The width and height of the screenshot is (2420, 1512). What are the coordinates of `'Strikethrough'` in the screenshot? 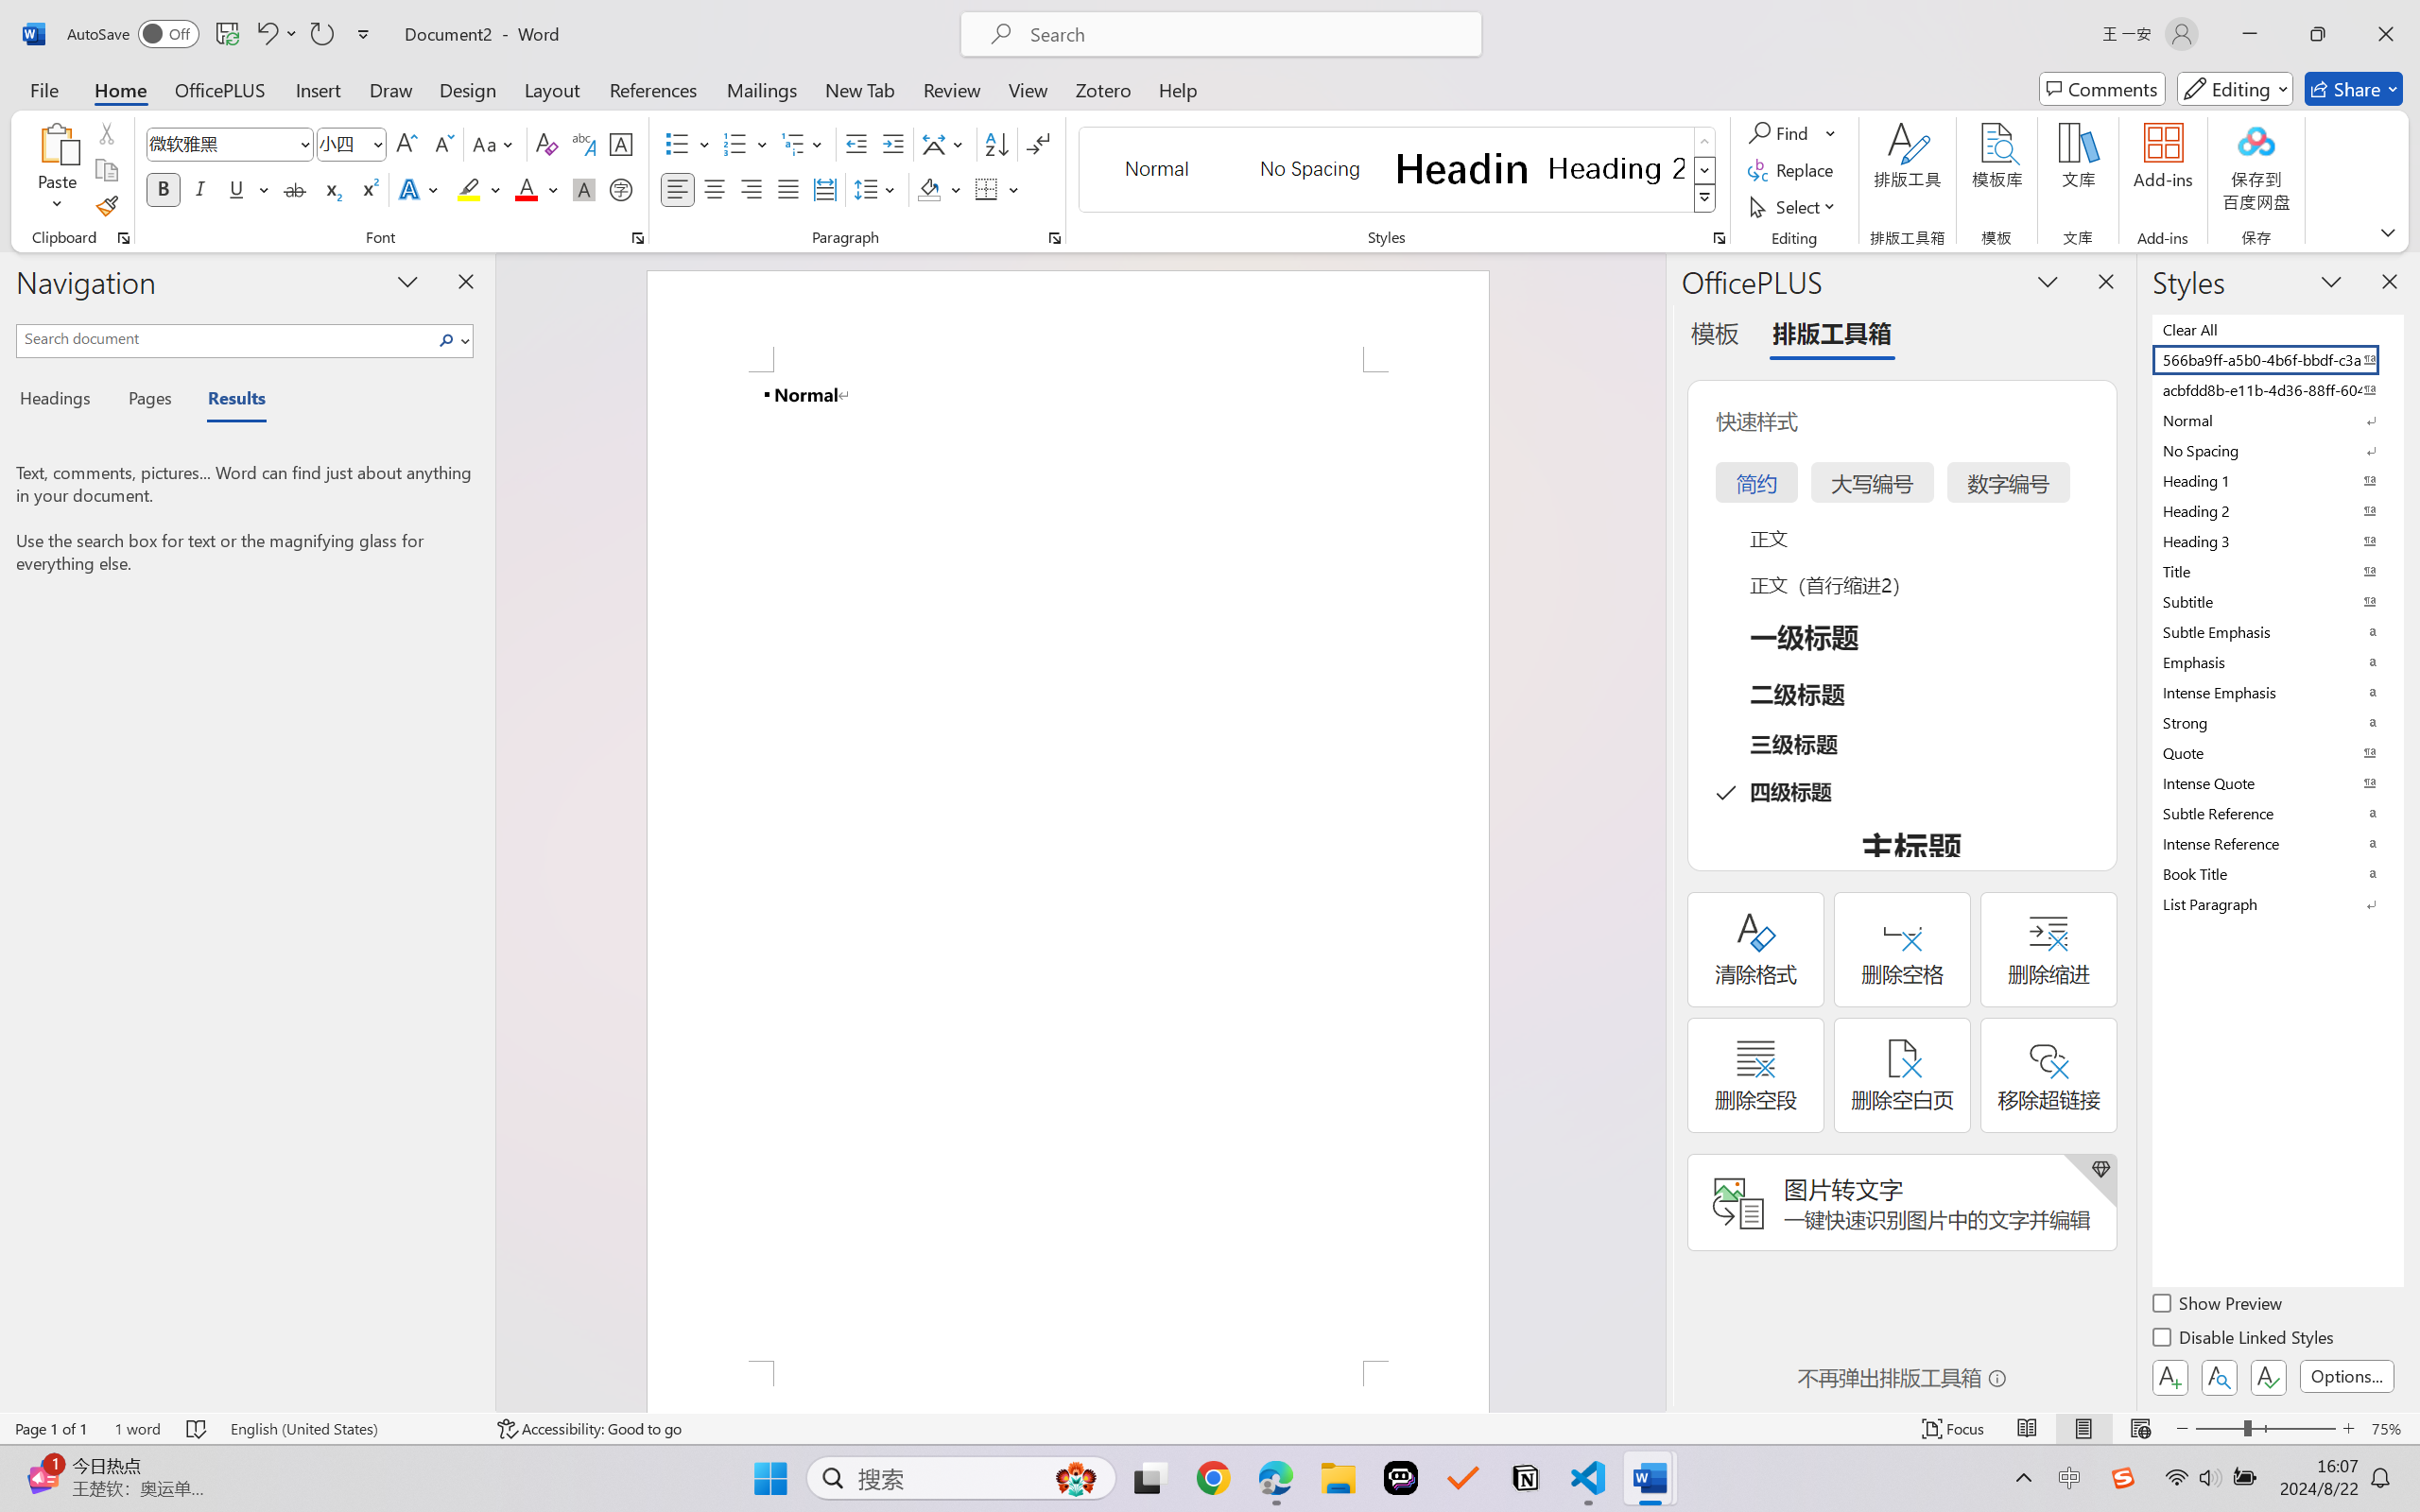 It's located at (294, 188).